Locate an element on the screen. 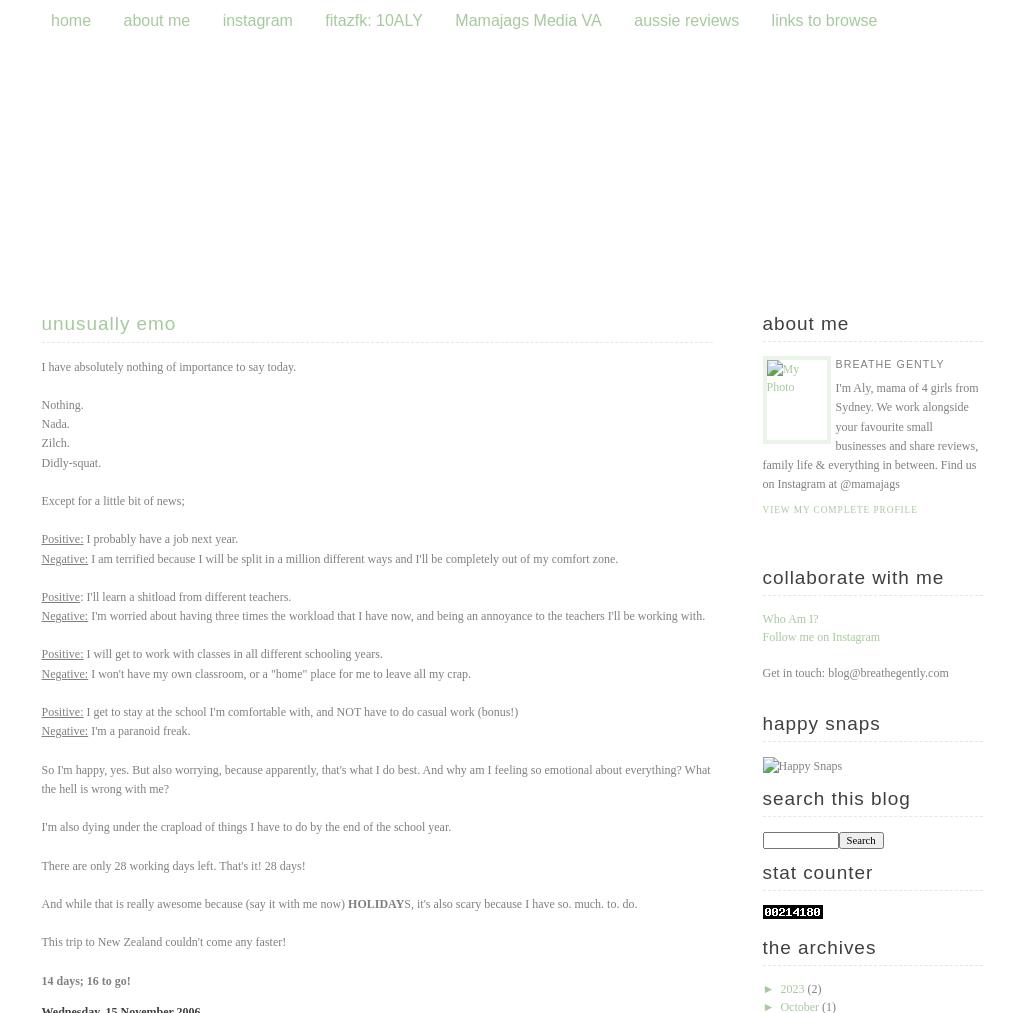 The width and height of the screenshot is (1024, 1013). 'links to browse' is located at coordinates (823, 19).